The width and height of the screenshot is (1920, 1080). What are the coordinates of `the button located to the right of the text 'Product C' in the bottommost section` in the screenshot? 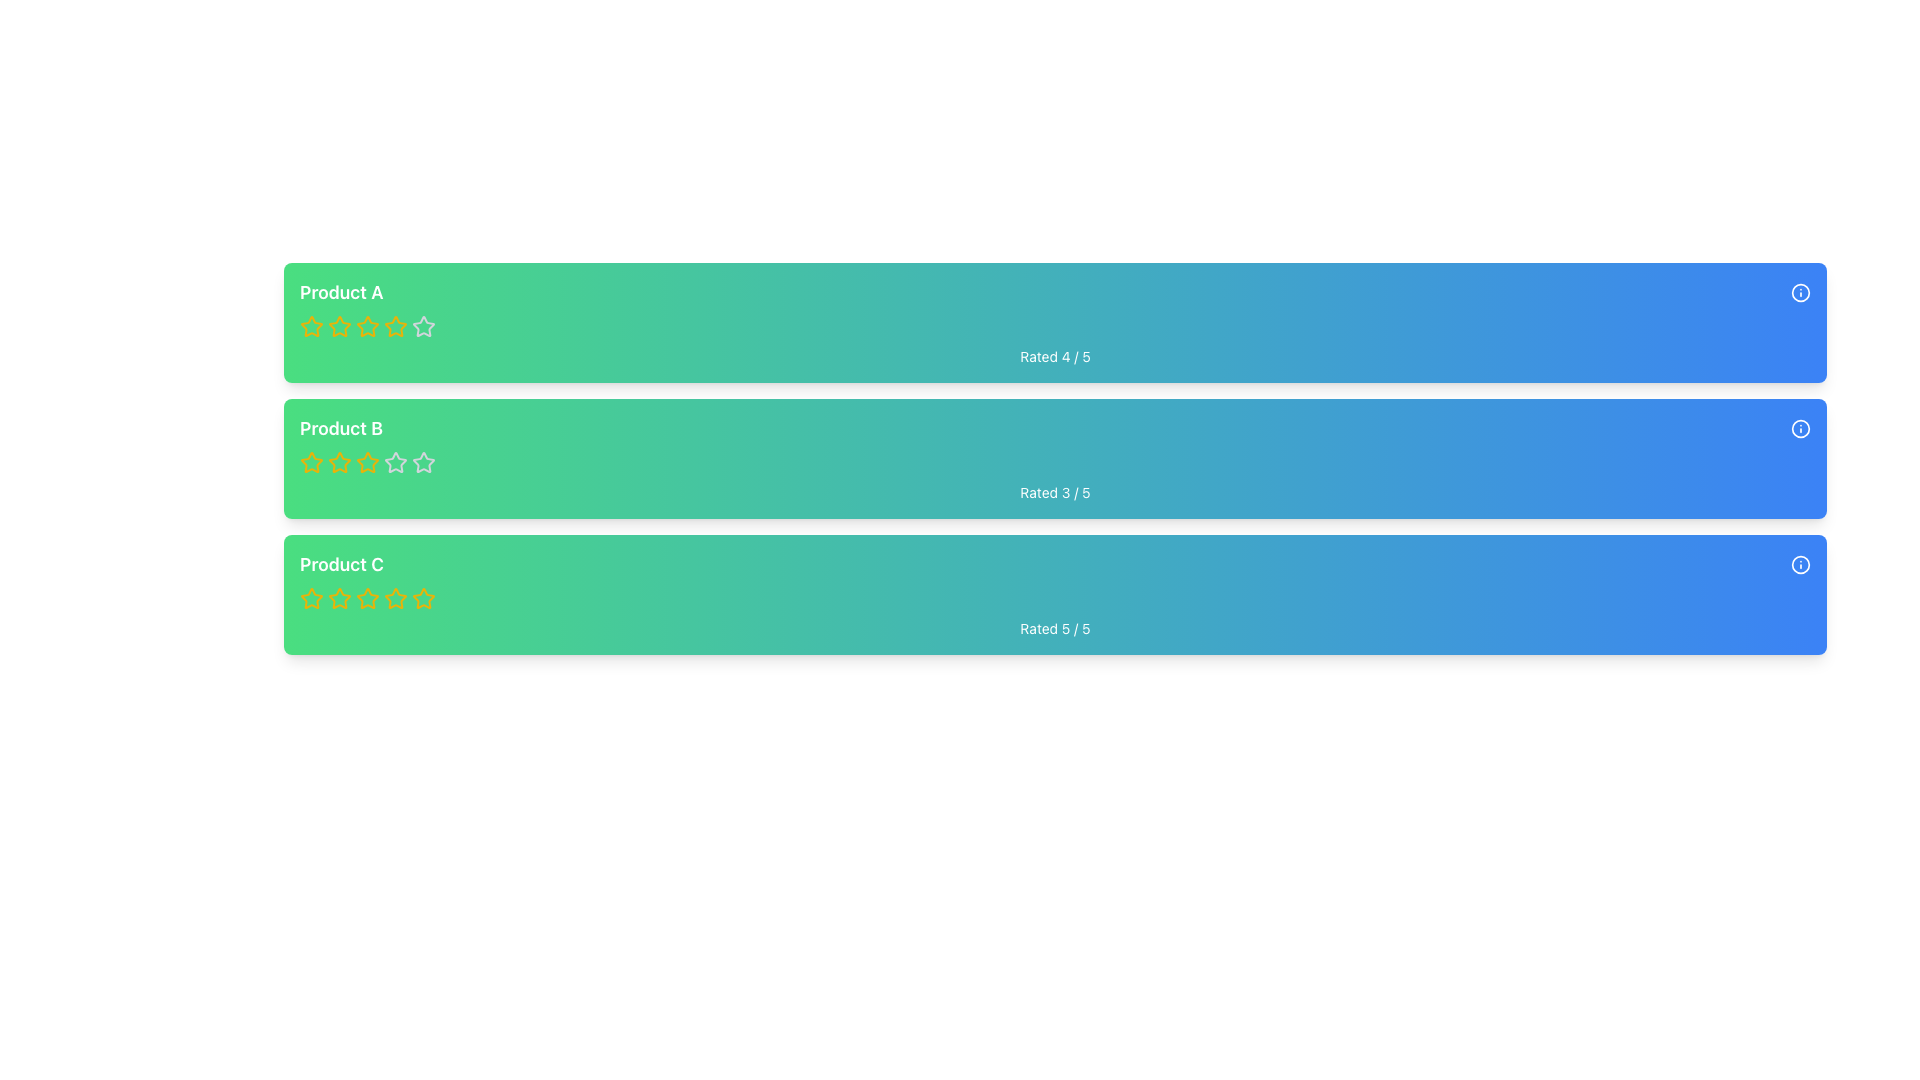 It's located at (1800, 564).